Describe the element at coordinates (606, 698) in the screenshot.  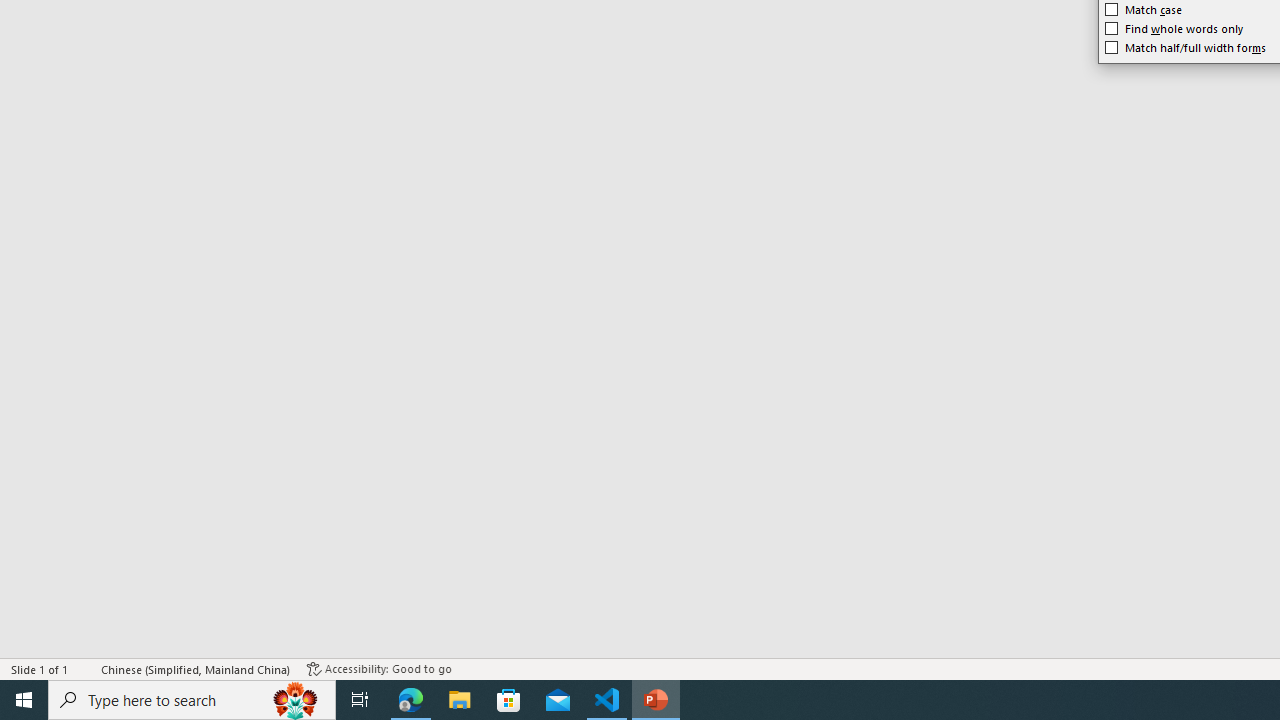
I see `'Visual Studio Code - 1 running window'` at that location.